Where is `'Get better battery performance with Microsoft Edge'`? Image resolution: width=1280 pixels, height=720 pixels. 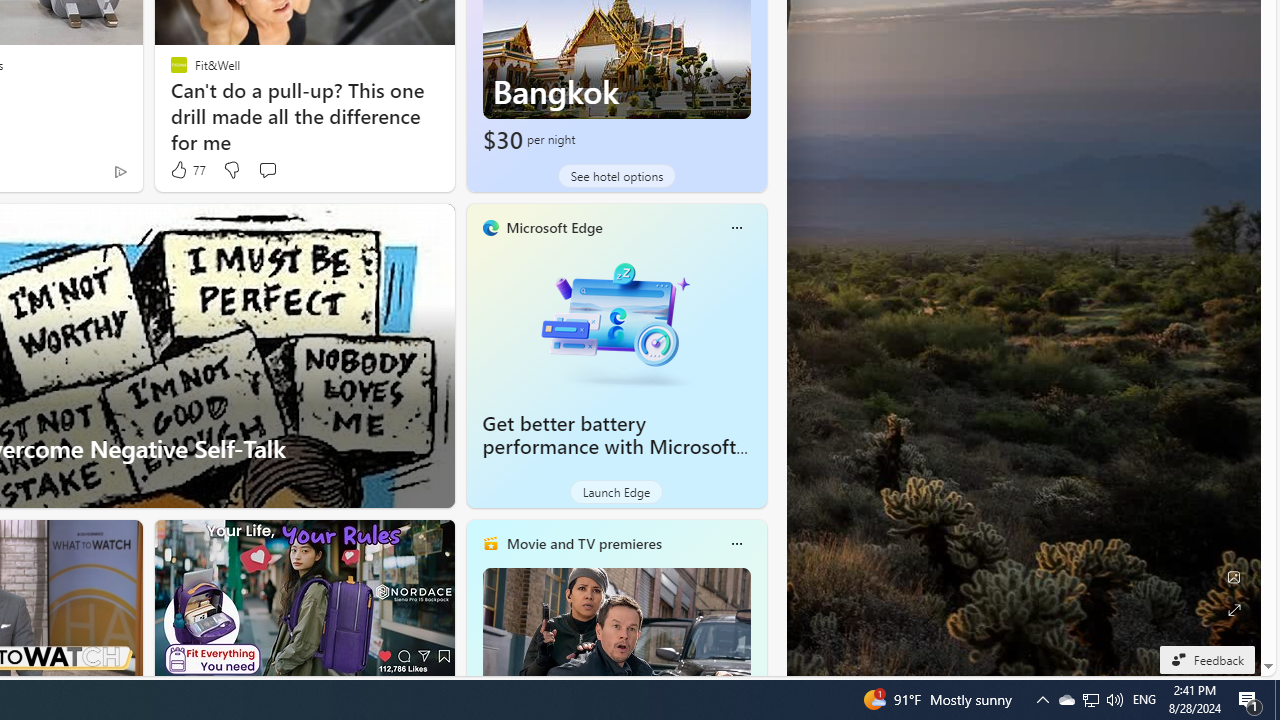
'Get better battery performance with Microsoft Edge' is located at coordinates (615, 320).